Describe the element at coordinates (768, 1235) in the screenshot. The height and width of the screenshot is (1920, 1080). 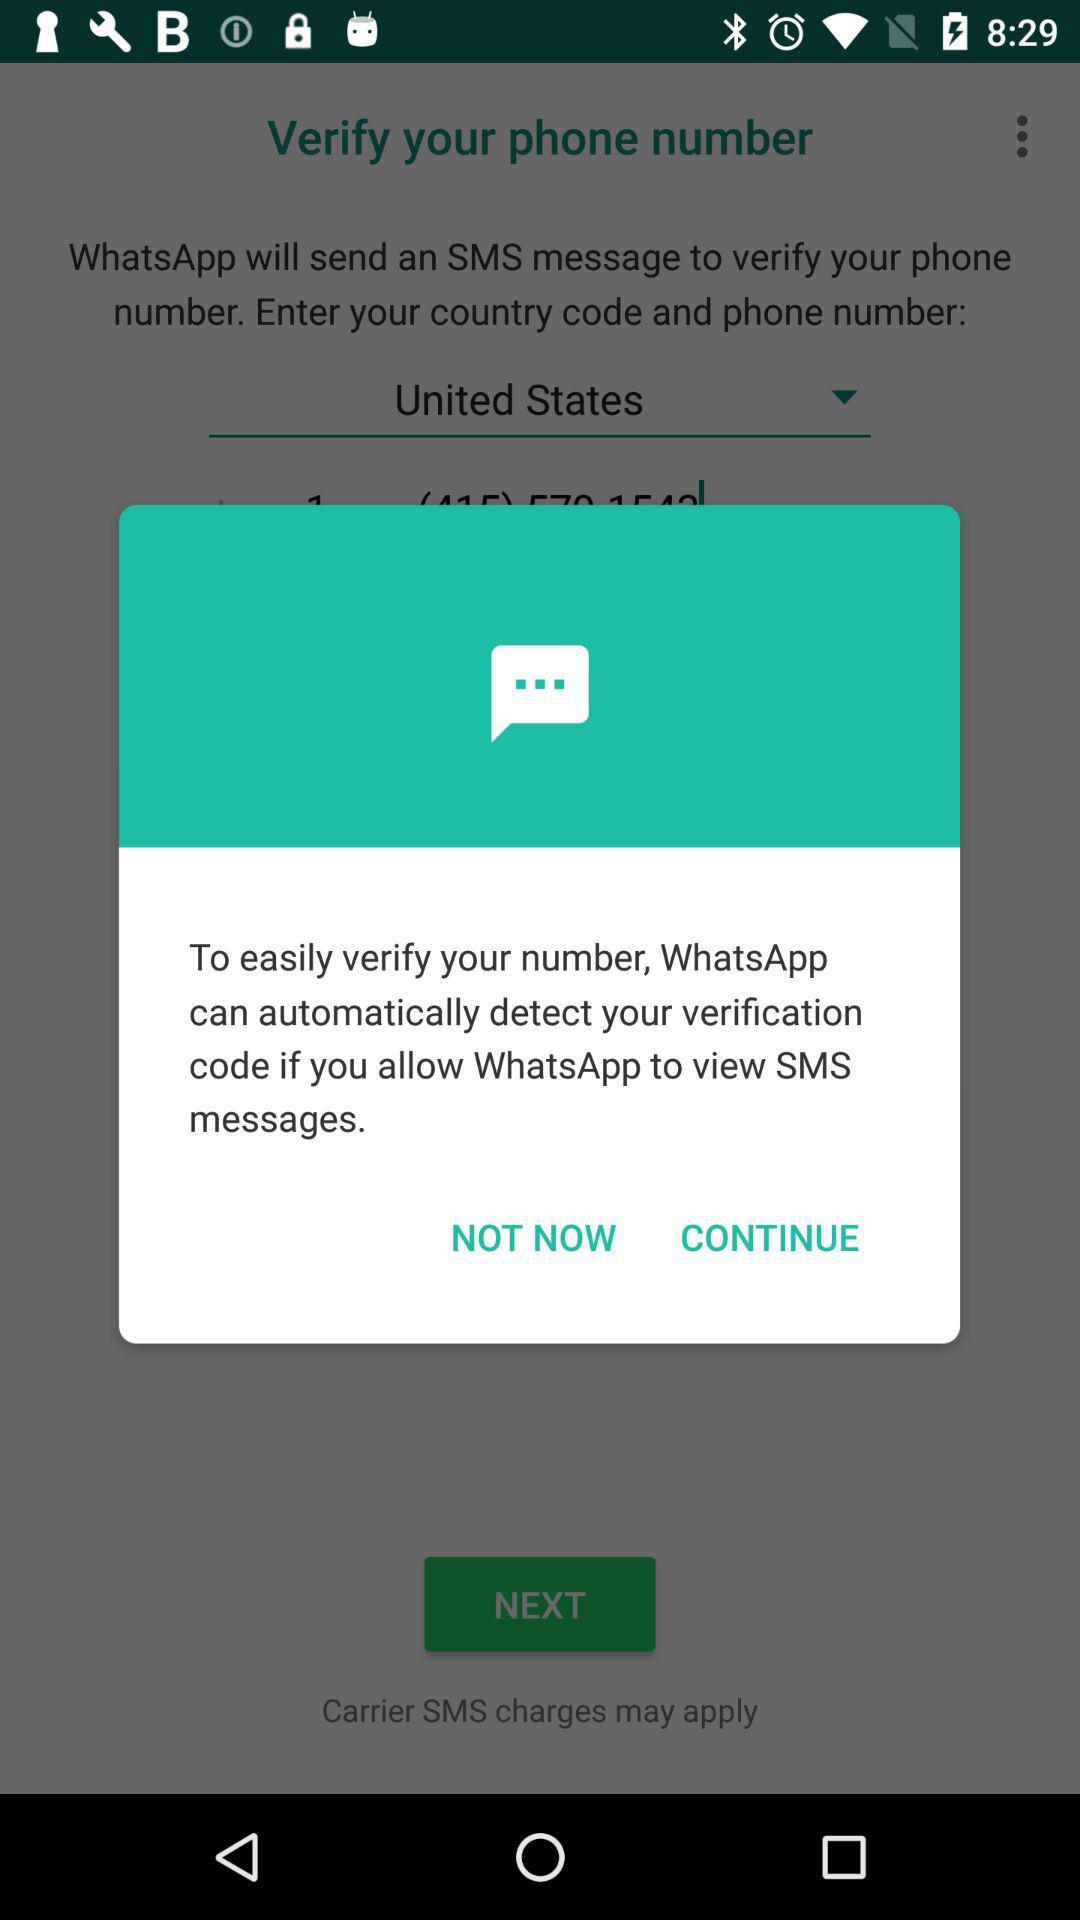
I see `the icon on the right` at that location.